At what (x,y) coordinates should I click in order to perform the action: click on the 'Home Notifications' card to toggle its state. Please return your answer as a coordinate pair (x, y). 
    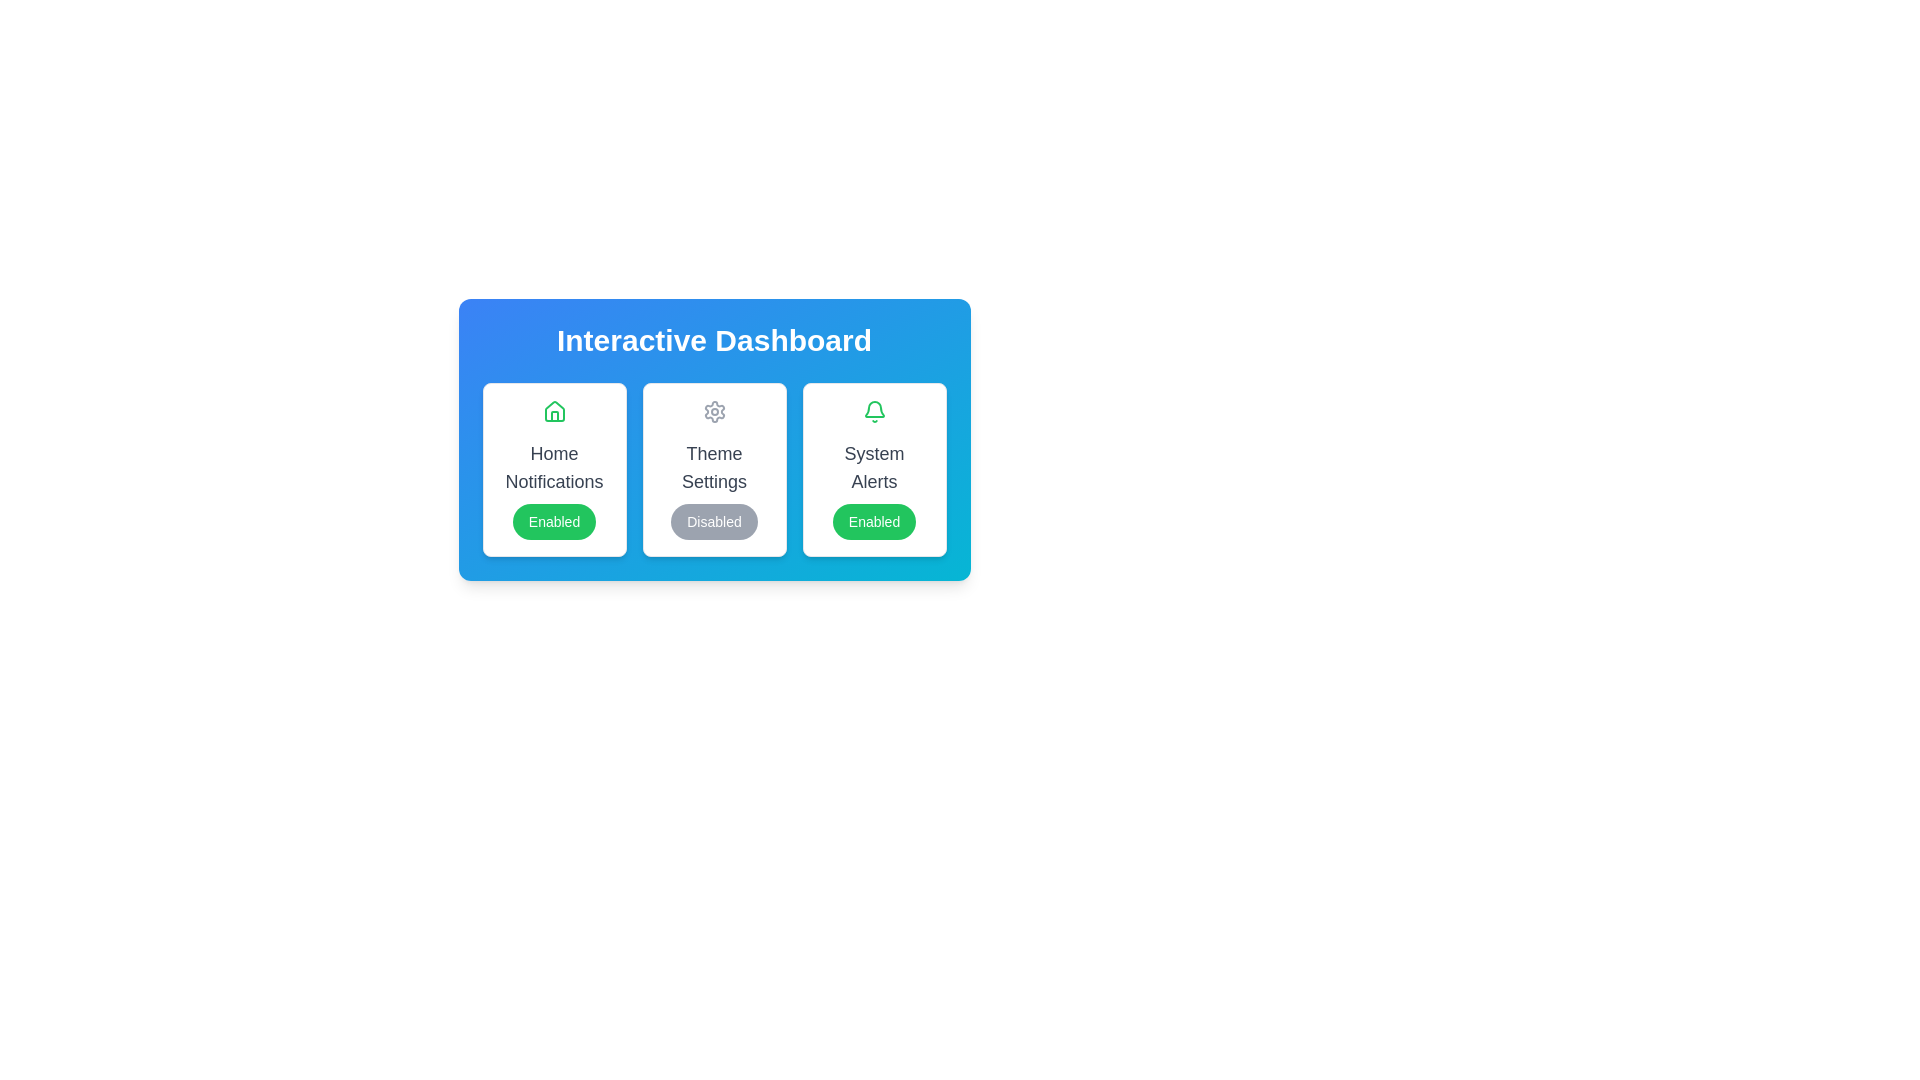
    Looking at the image, I should click on (554, 470).